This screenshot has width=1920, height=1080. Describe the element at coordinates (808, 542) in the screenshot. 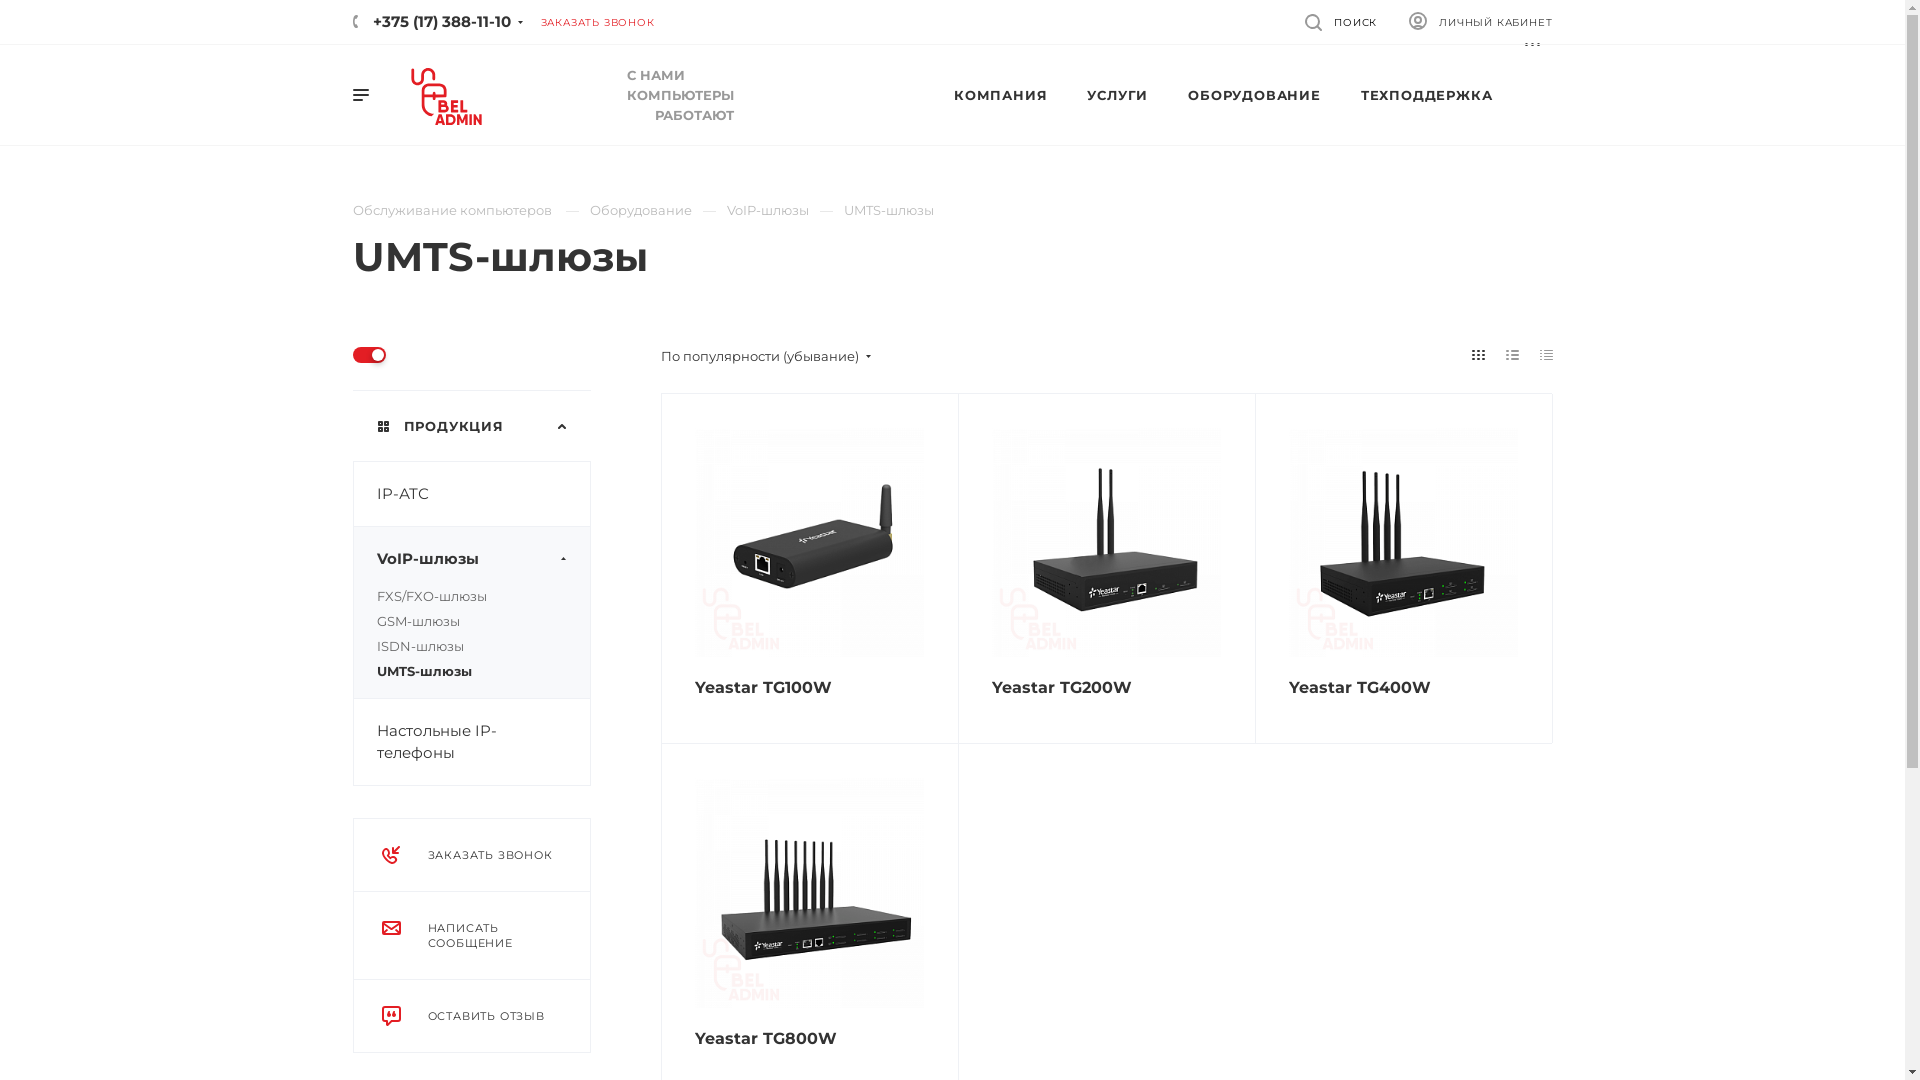

I see `'Yeastar TG100W'` at that location.